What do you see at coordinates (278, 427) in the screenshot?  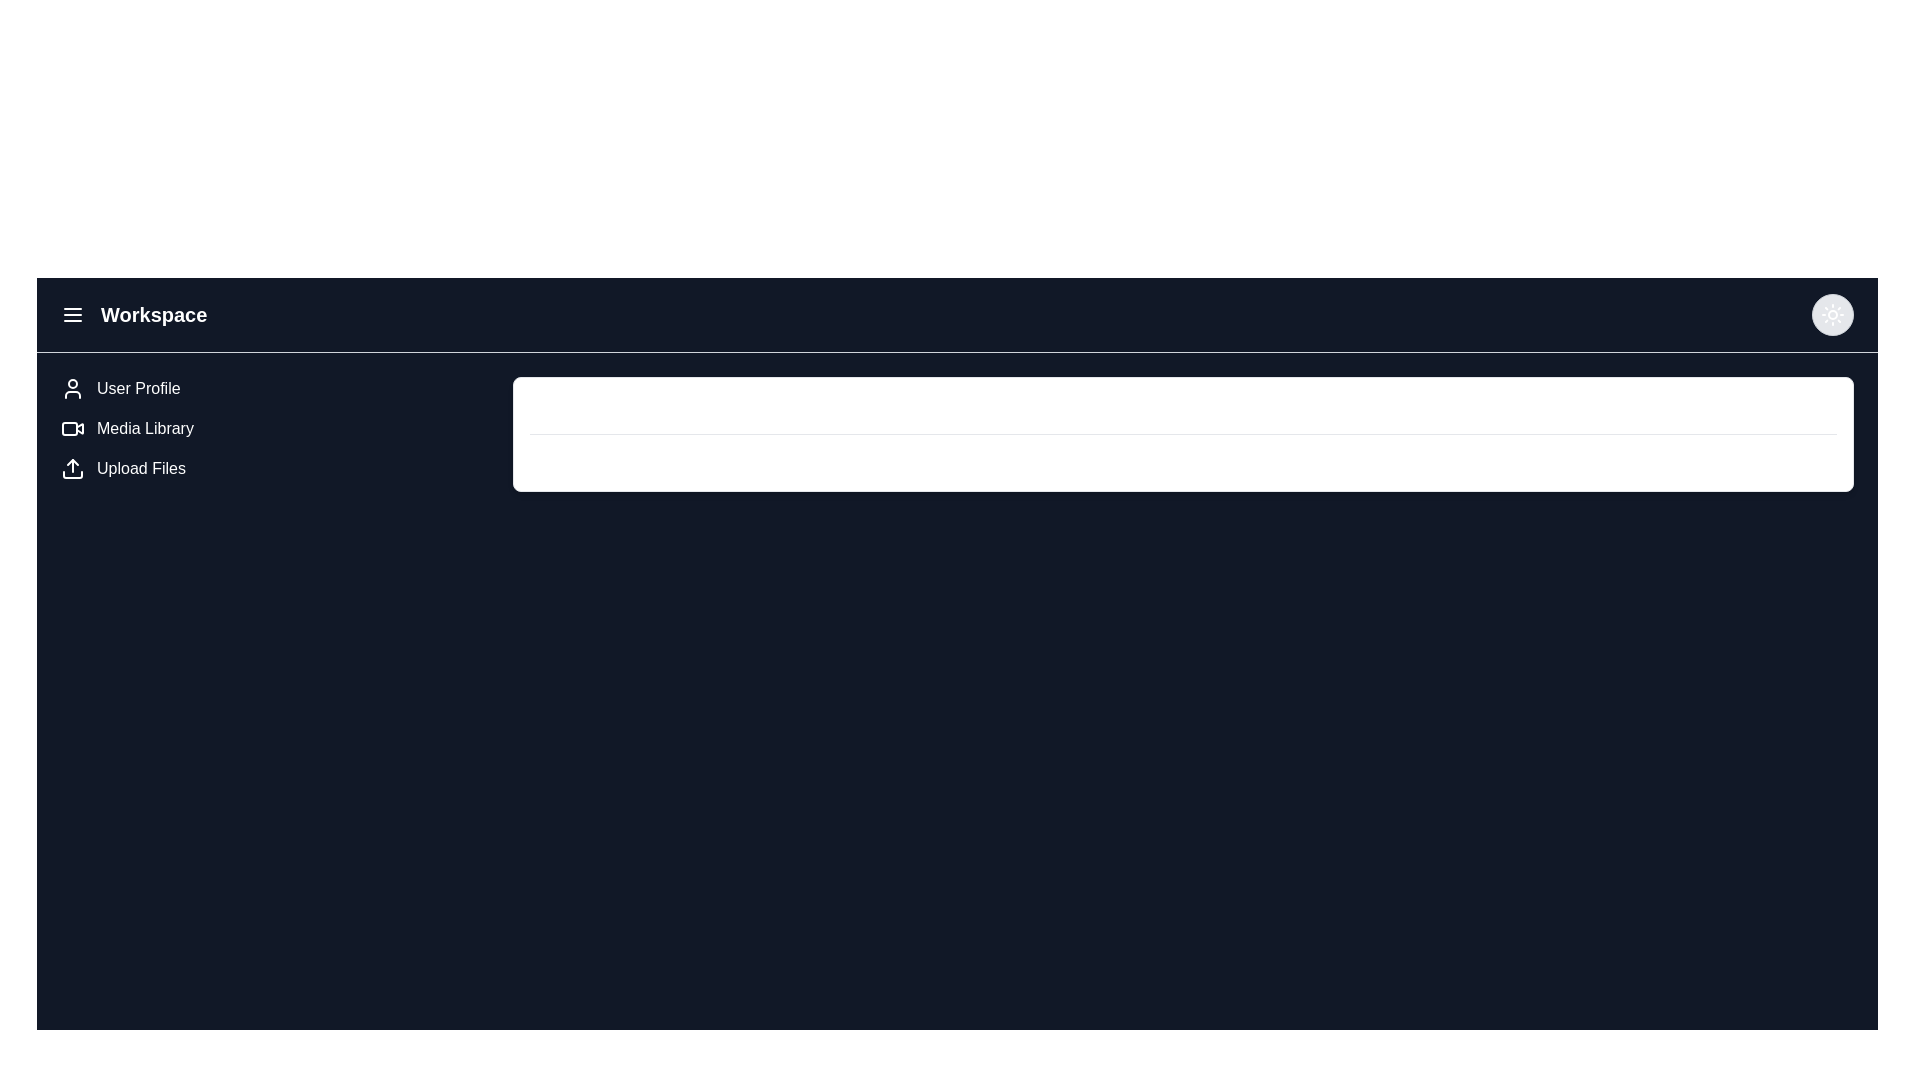 I see `the second navigation item labeled for accessing the Media Library section, positioned below 'User Profile' and above 'Upload Files' in the left navigation panel` at bounding box center [278, 427].